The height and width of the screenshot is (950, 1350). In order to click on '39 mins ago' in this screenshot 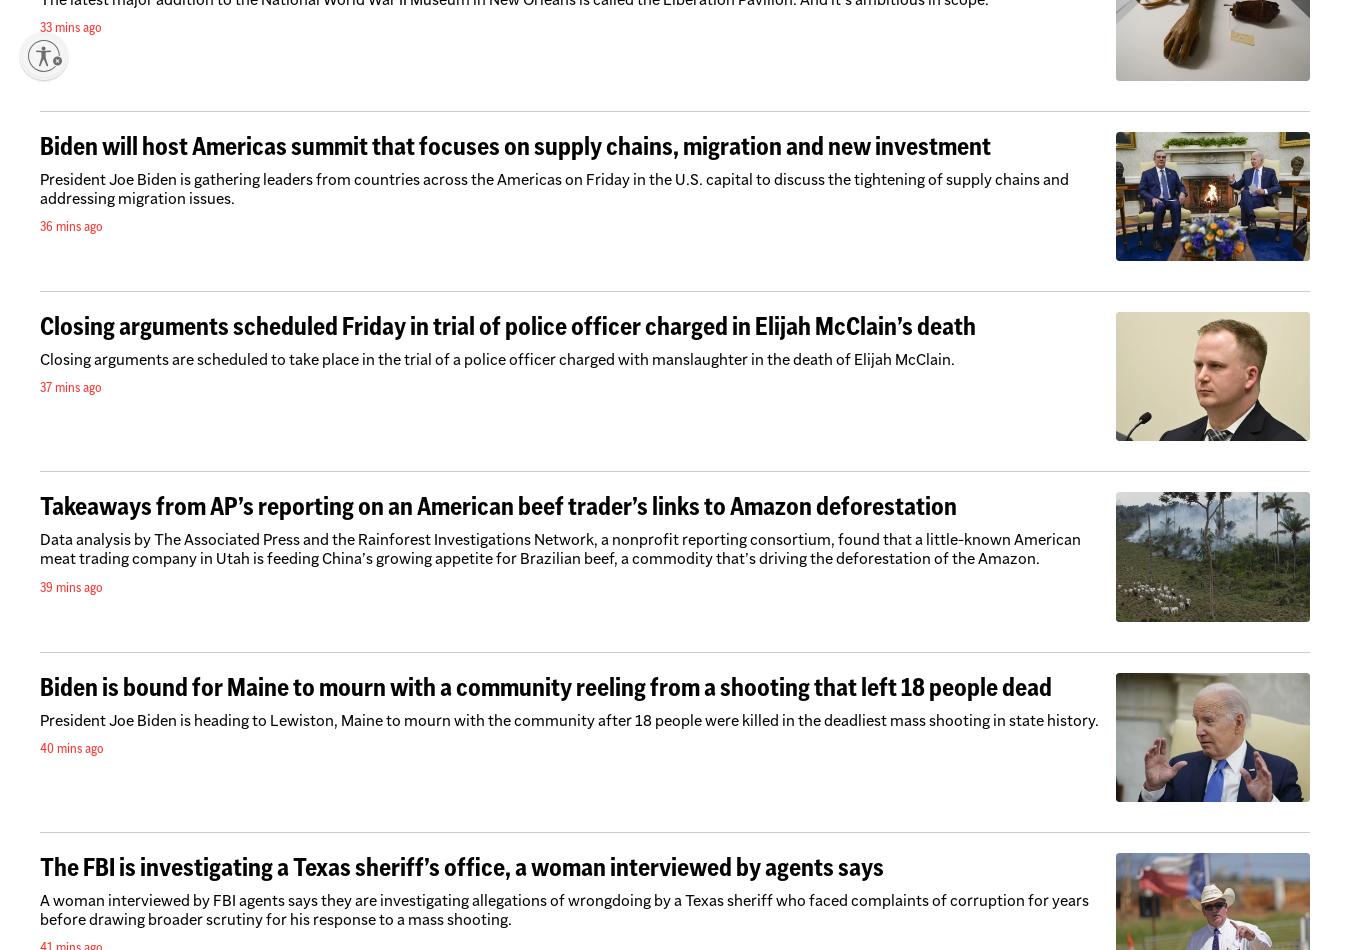, I will do `click(38, 585)`.